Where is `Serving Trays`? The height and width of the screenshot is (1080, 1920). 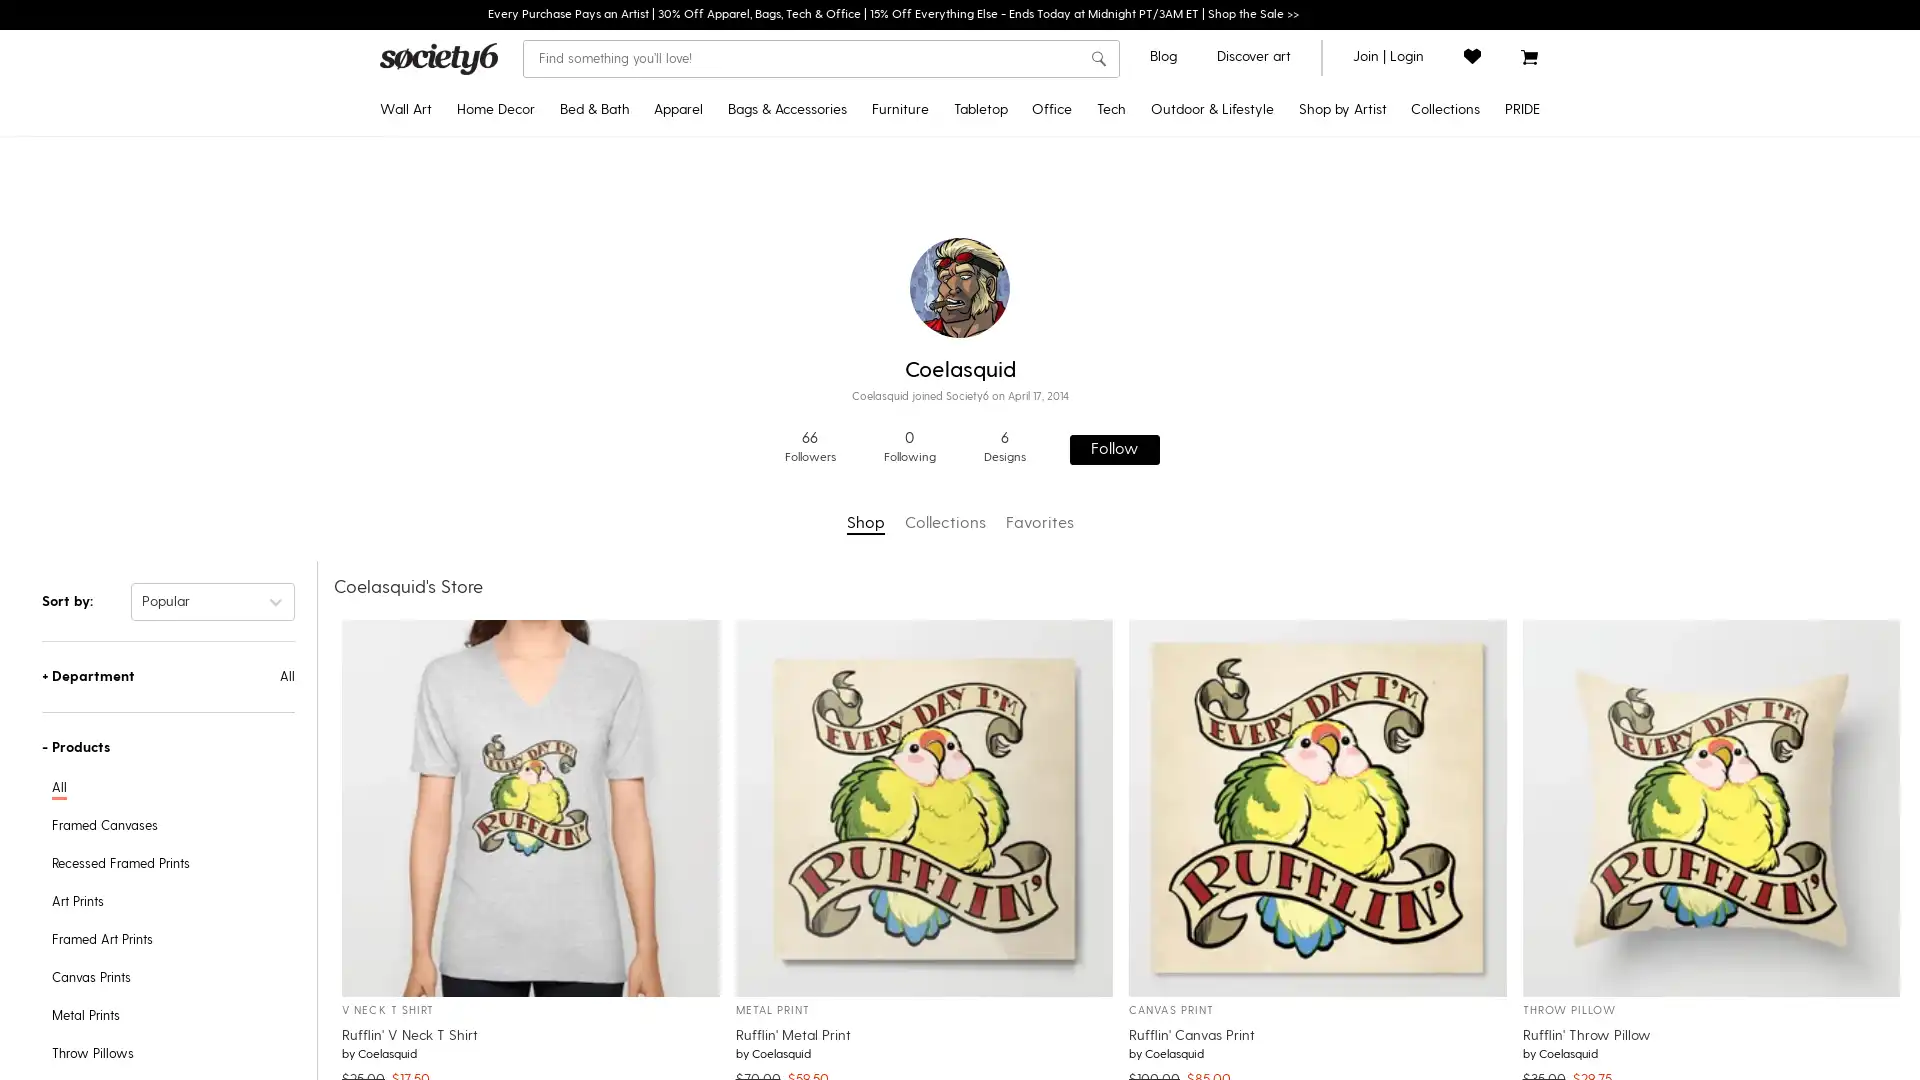 Serving Trays is located at coordinates (1017, 450).